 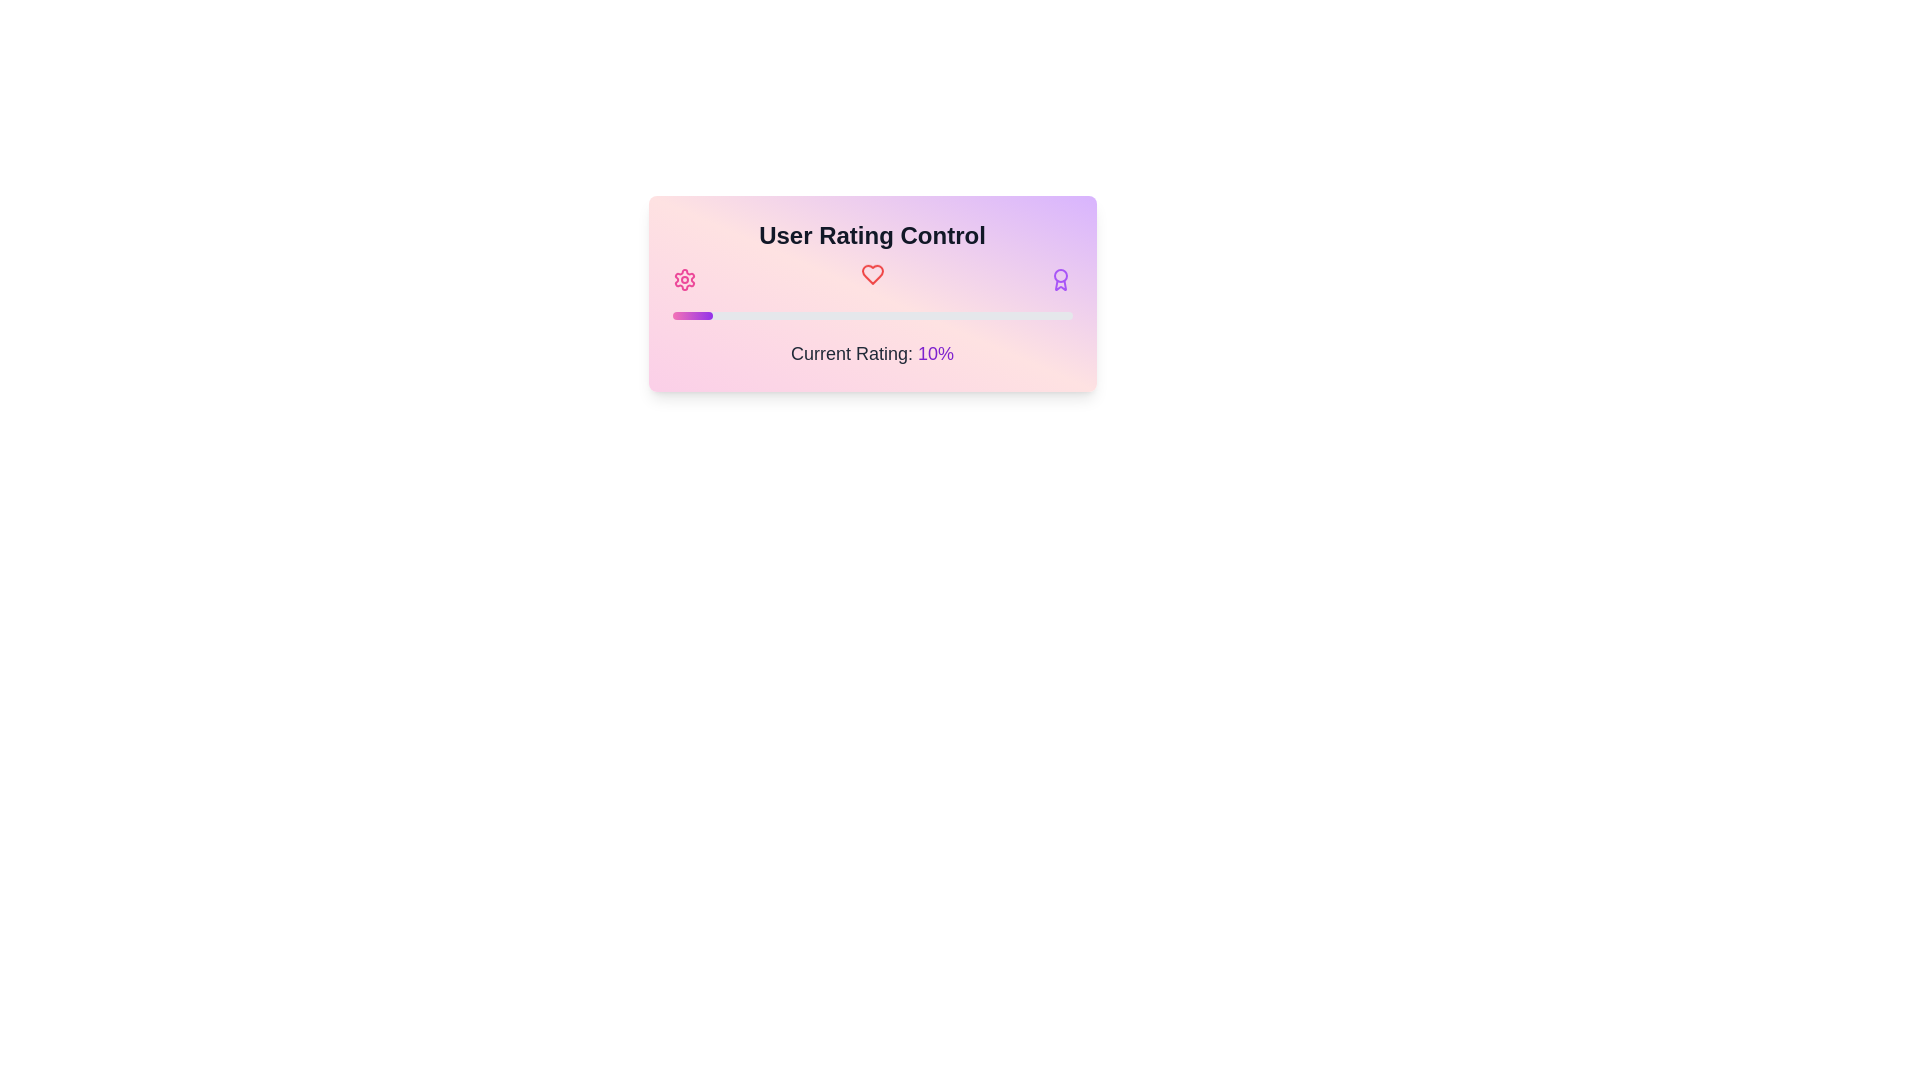 I want to click on the cogwheel icon located at the top-left corner of the 'User Rating Control' section, so click(x=684, y=280).